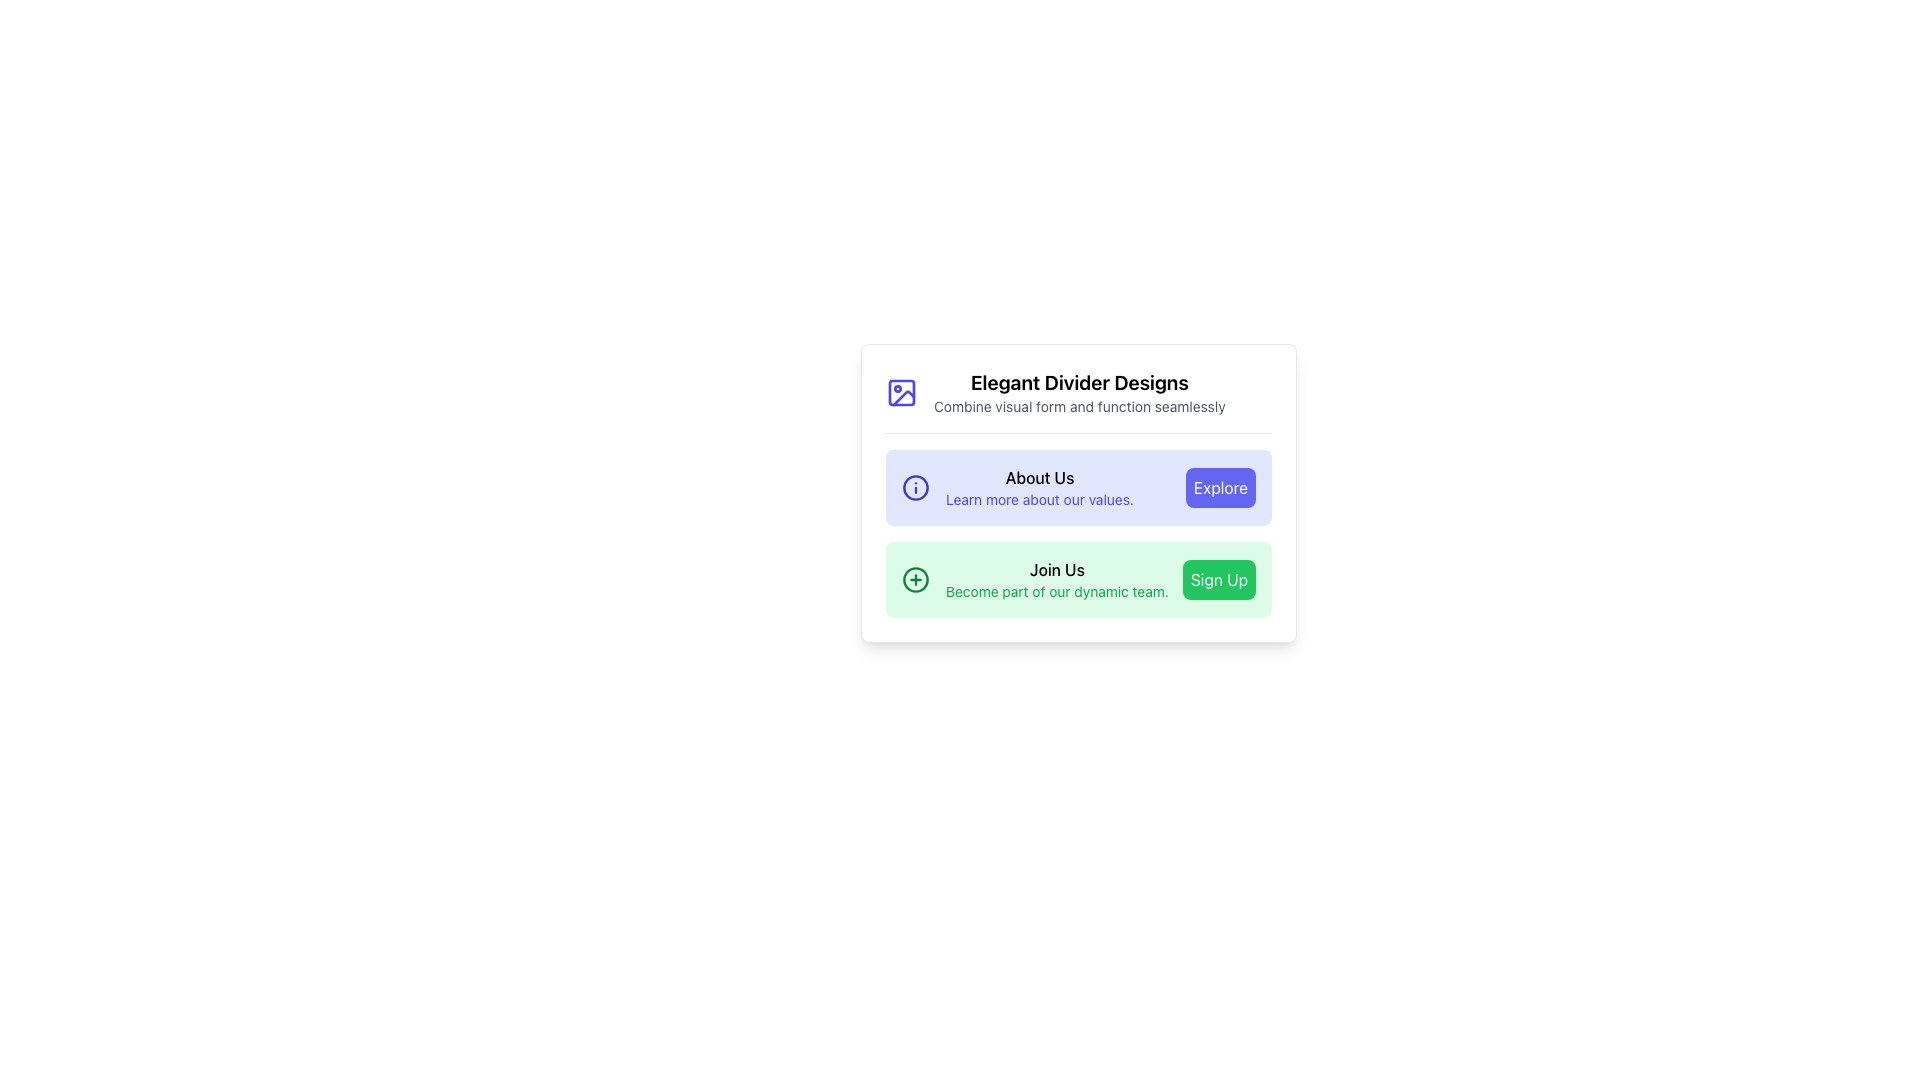 This screenshot has width=1920, height=1080. Describe the element at coordinates (1056, 590) in the screenshot. I see `the text element that contains 'Become part of our dynamic team.' located in the green-themed segment below the 'Join Us' heading` at that location.